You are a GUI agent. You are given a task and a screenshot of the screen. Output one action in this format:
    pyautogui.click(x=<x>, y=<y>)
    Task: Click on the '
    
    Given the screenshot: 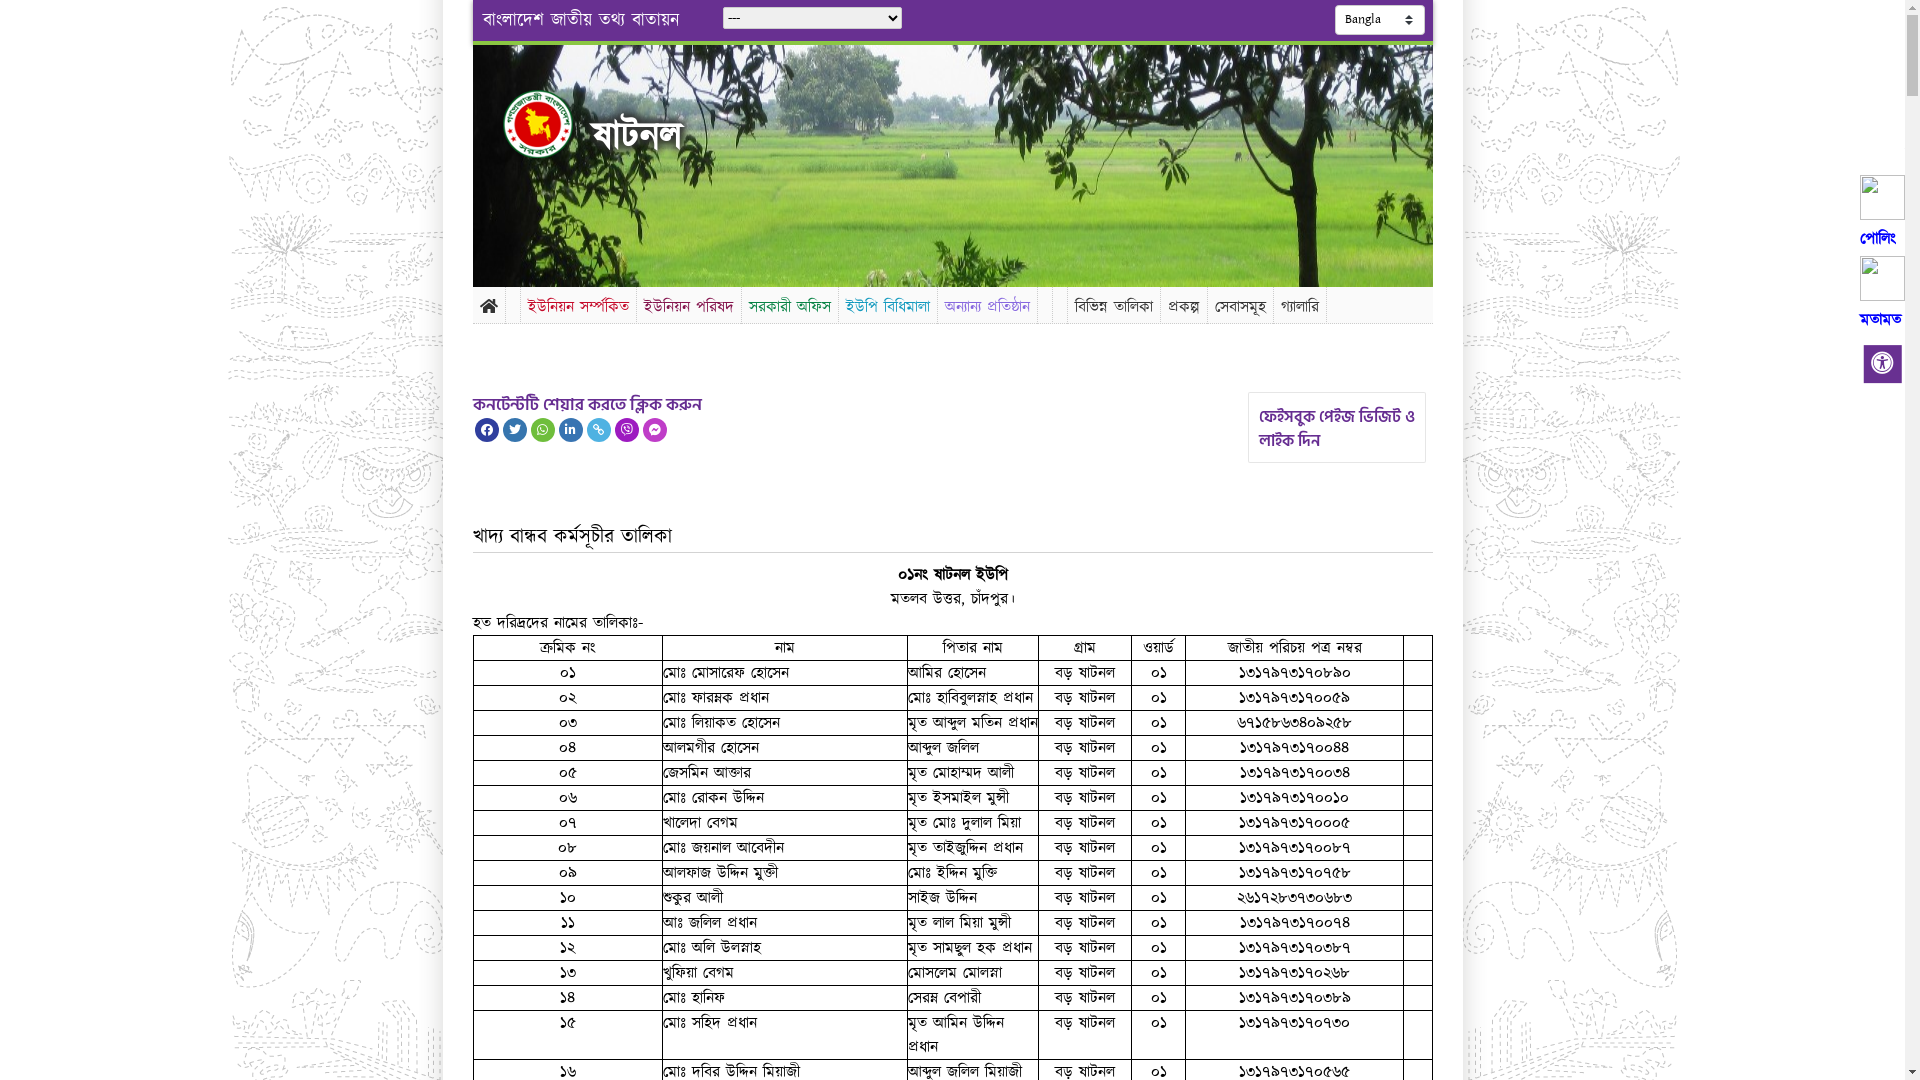 What is the action you would take?
    pyautogui.click(x=554, y=123)
    